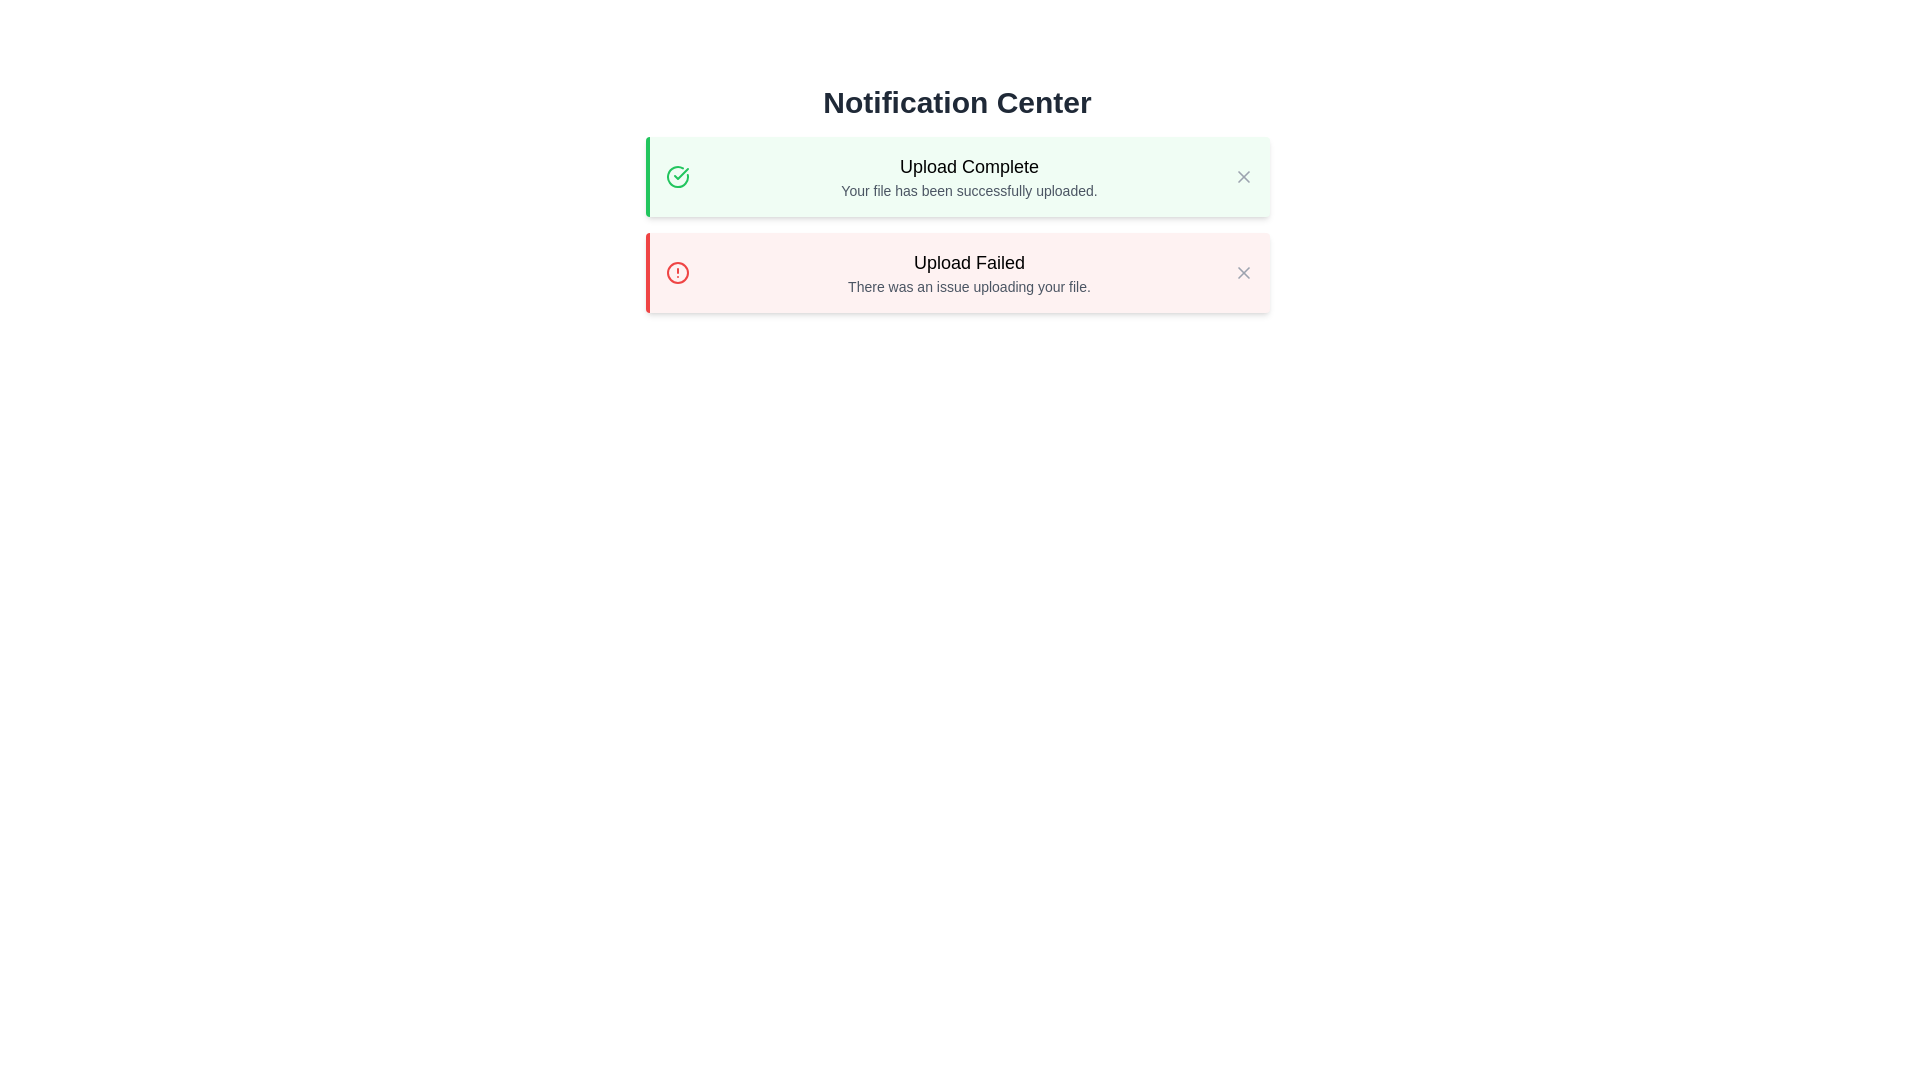 This screenshot has height=1080, width=1920. What do you see at coordinates (1242, 273) in the screenshot?
I see `the Close button represented as a stylized SVG graphic in the top-right corner of the 'Upload Failed' notification message` at bounding box center [1242, 273].